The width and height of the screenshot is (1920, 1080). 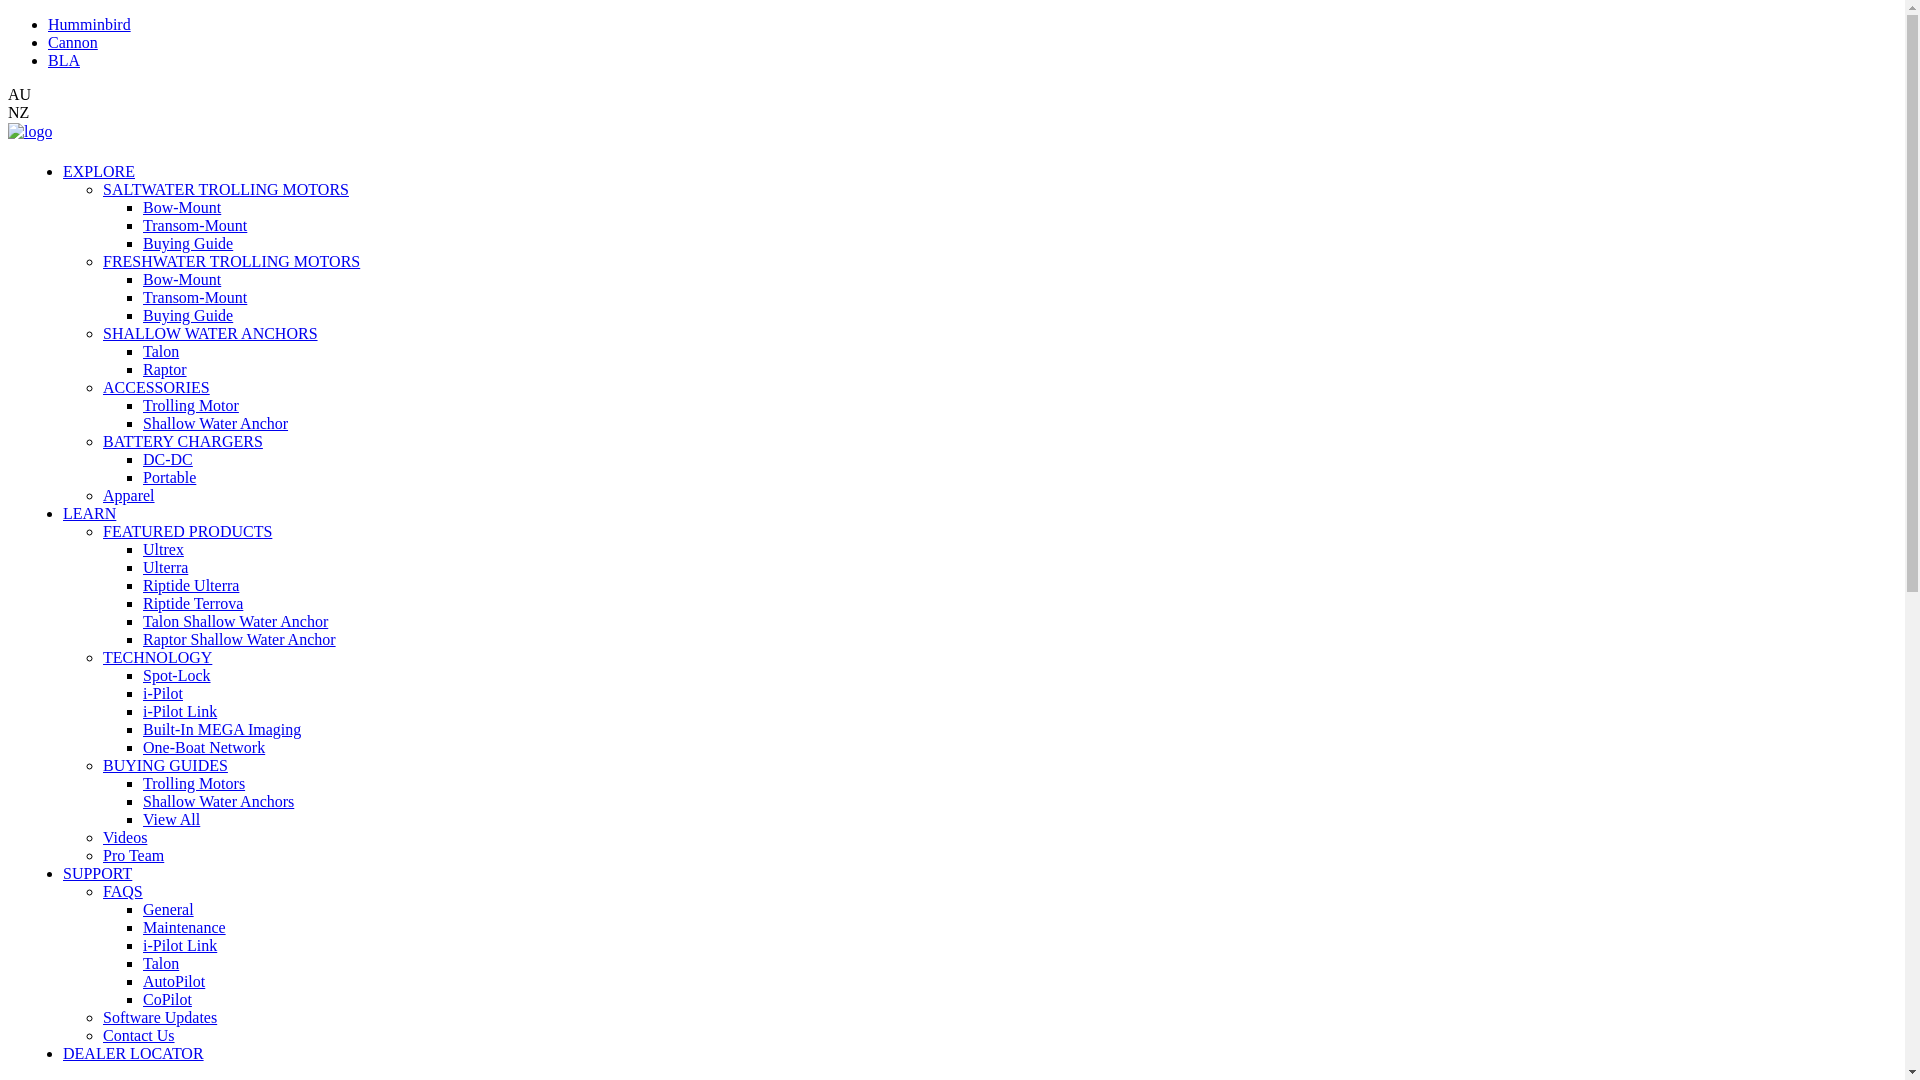 What do you see at coordinates (101, 495) in the screenshot?
I see `'Apparel'` at bounding box center [101, 495].